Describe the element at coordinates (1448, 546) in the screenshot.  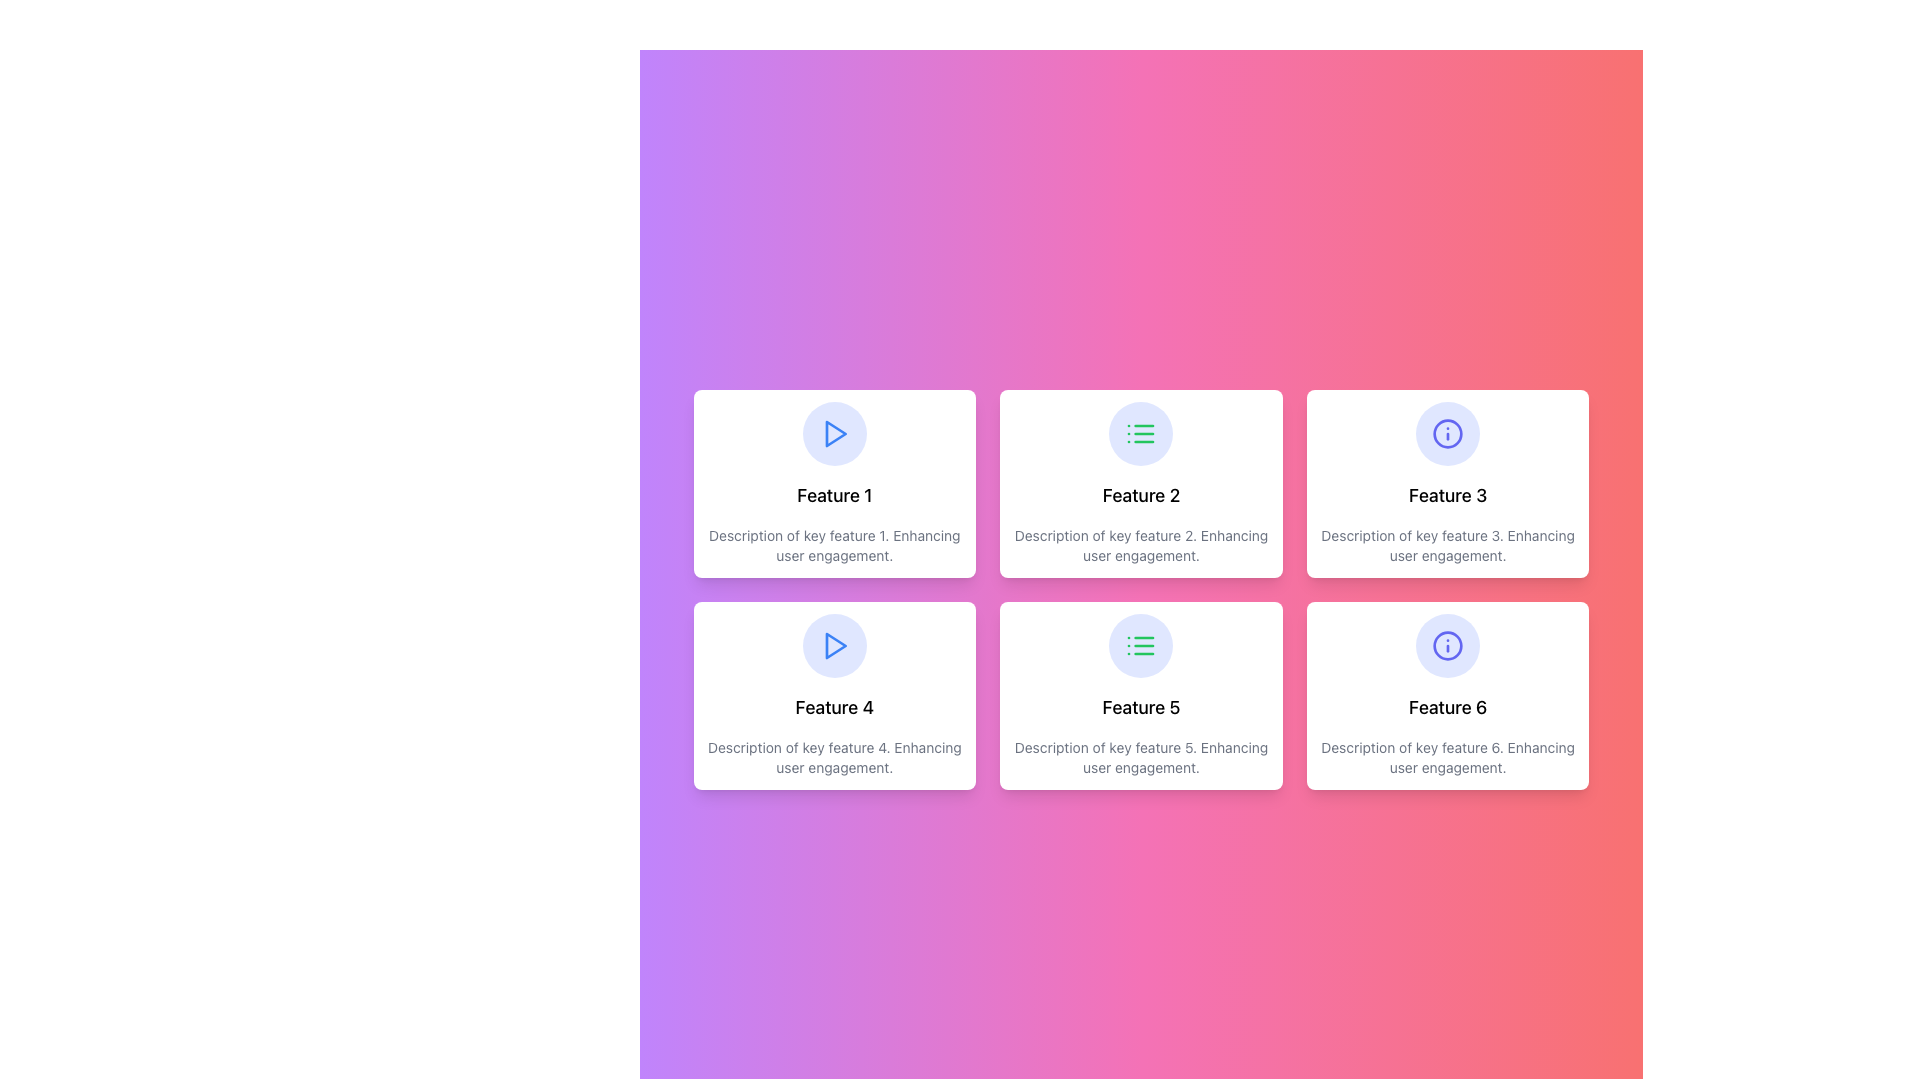
I see `the static text label that provides additional details about 'Feature 3', located directly below the title within the card layout` at that location.